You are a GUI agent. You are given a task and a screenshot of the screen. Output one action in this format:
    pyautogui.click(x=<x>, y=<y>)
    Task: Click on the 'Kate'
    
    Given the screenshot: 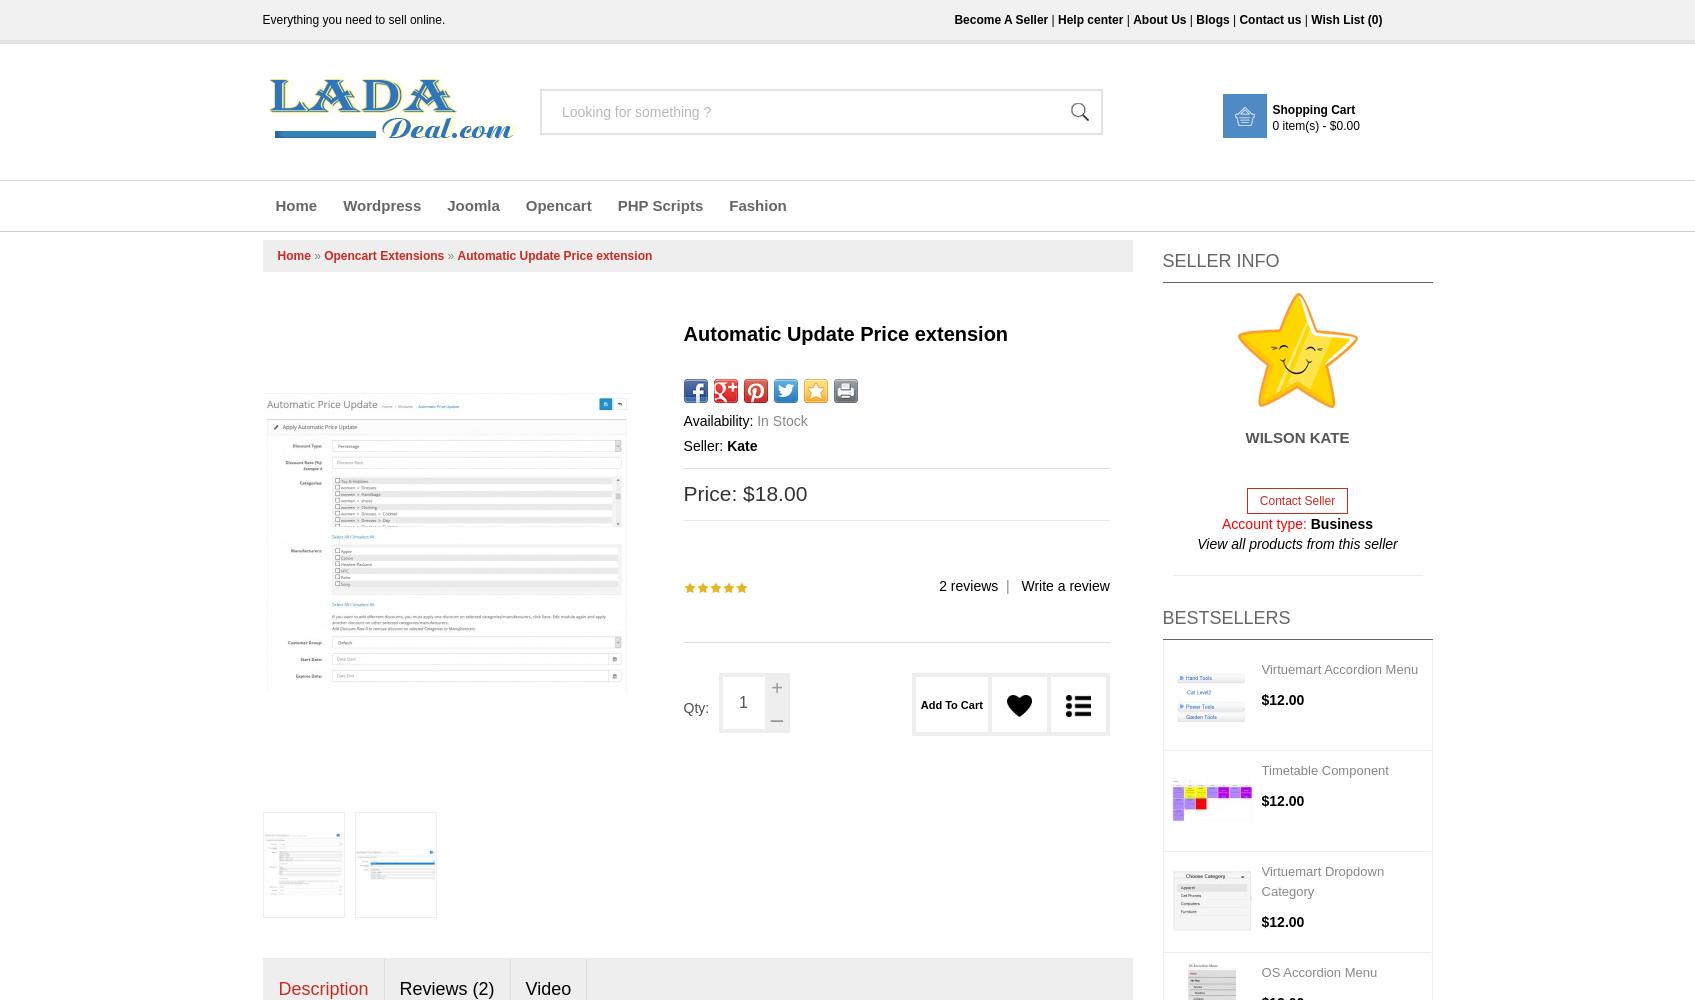 What is the action you would take?
    pyautogui.click(x=741, y=445)
    